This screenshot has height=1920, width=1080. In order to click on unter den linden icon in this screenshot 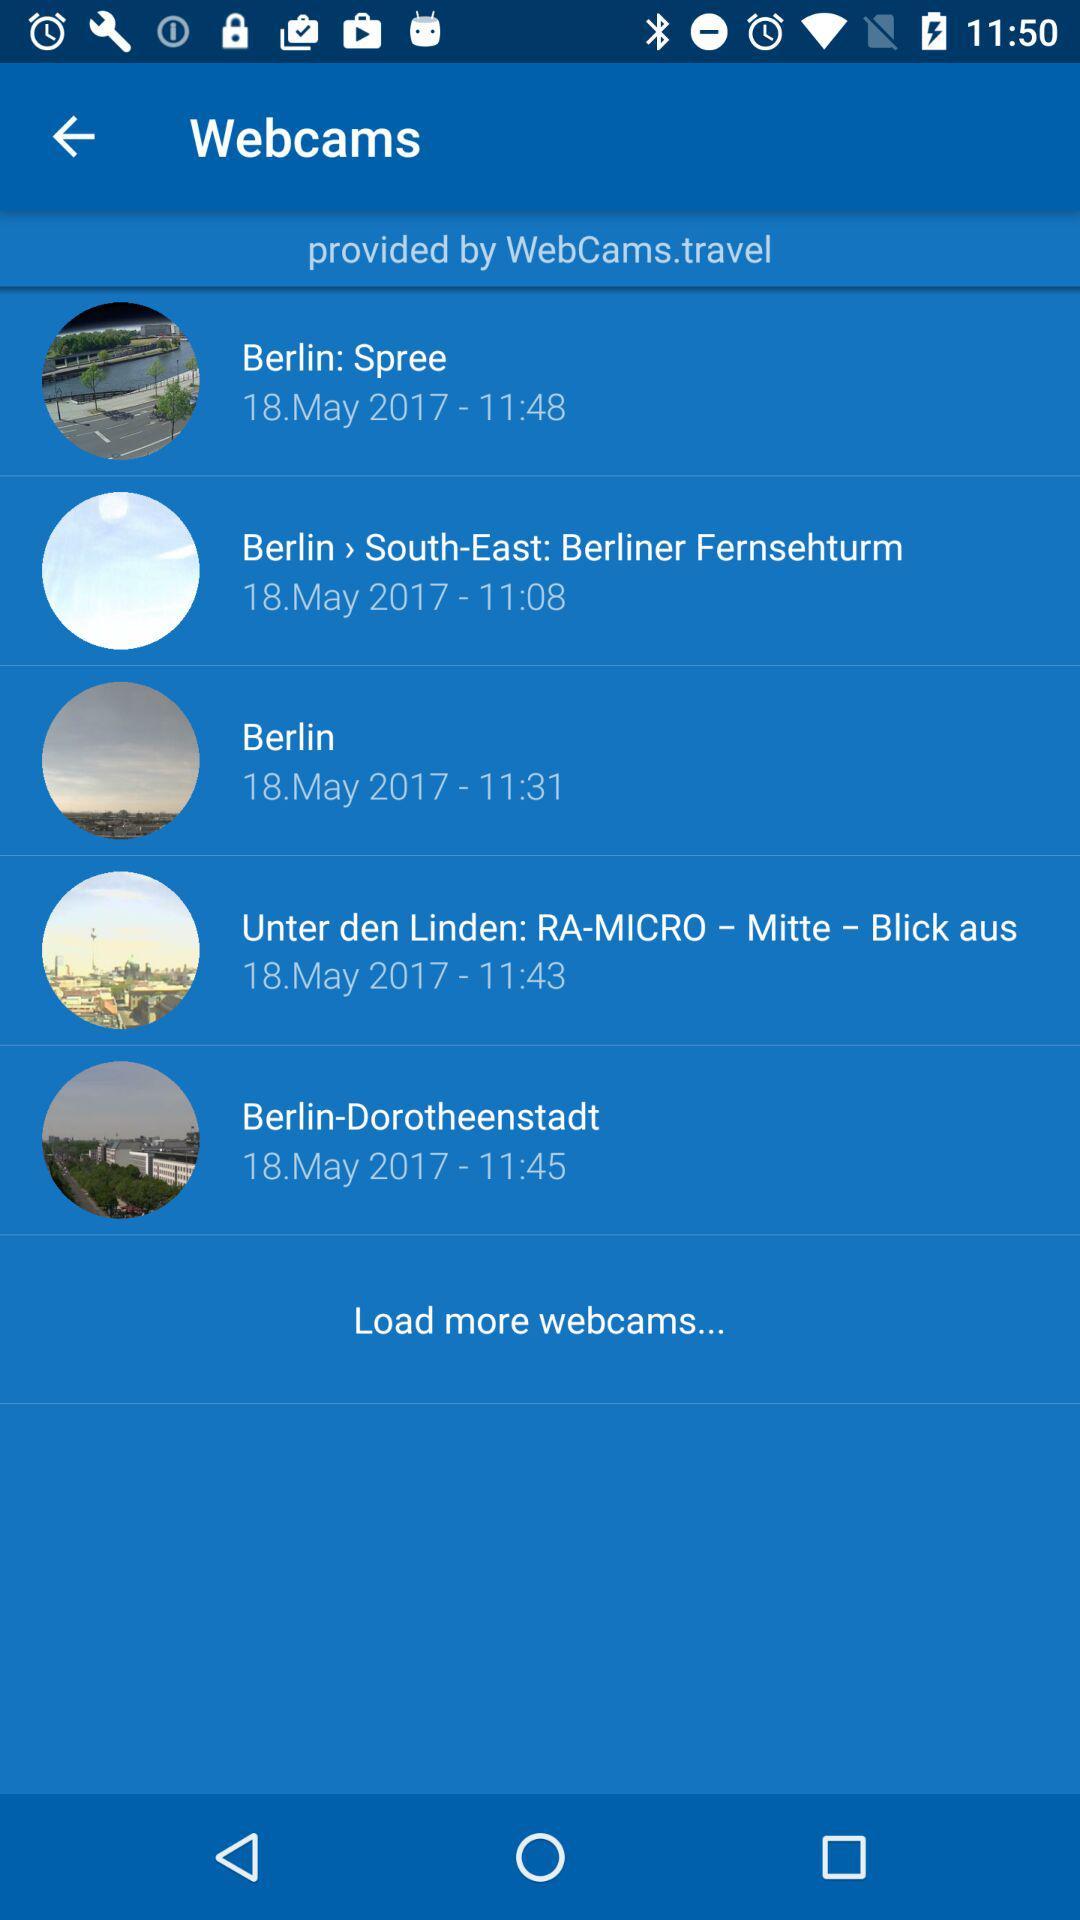, I will do `click(639, 924)`.